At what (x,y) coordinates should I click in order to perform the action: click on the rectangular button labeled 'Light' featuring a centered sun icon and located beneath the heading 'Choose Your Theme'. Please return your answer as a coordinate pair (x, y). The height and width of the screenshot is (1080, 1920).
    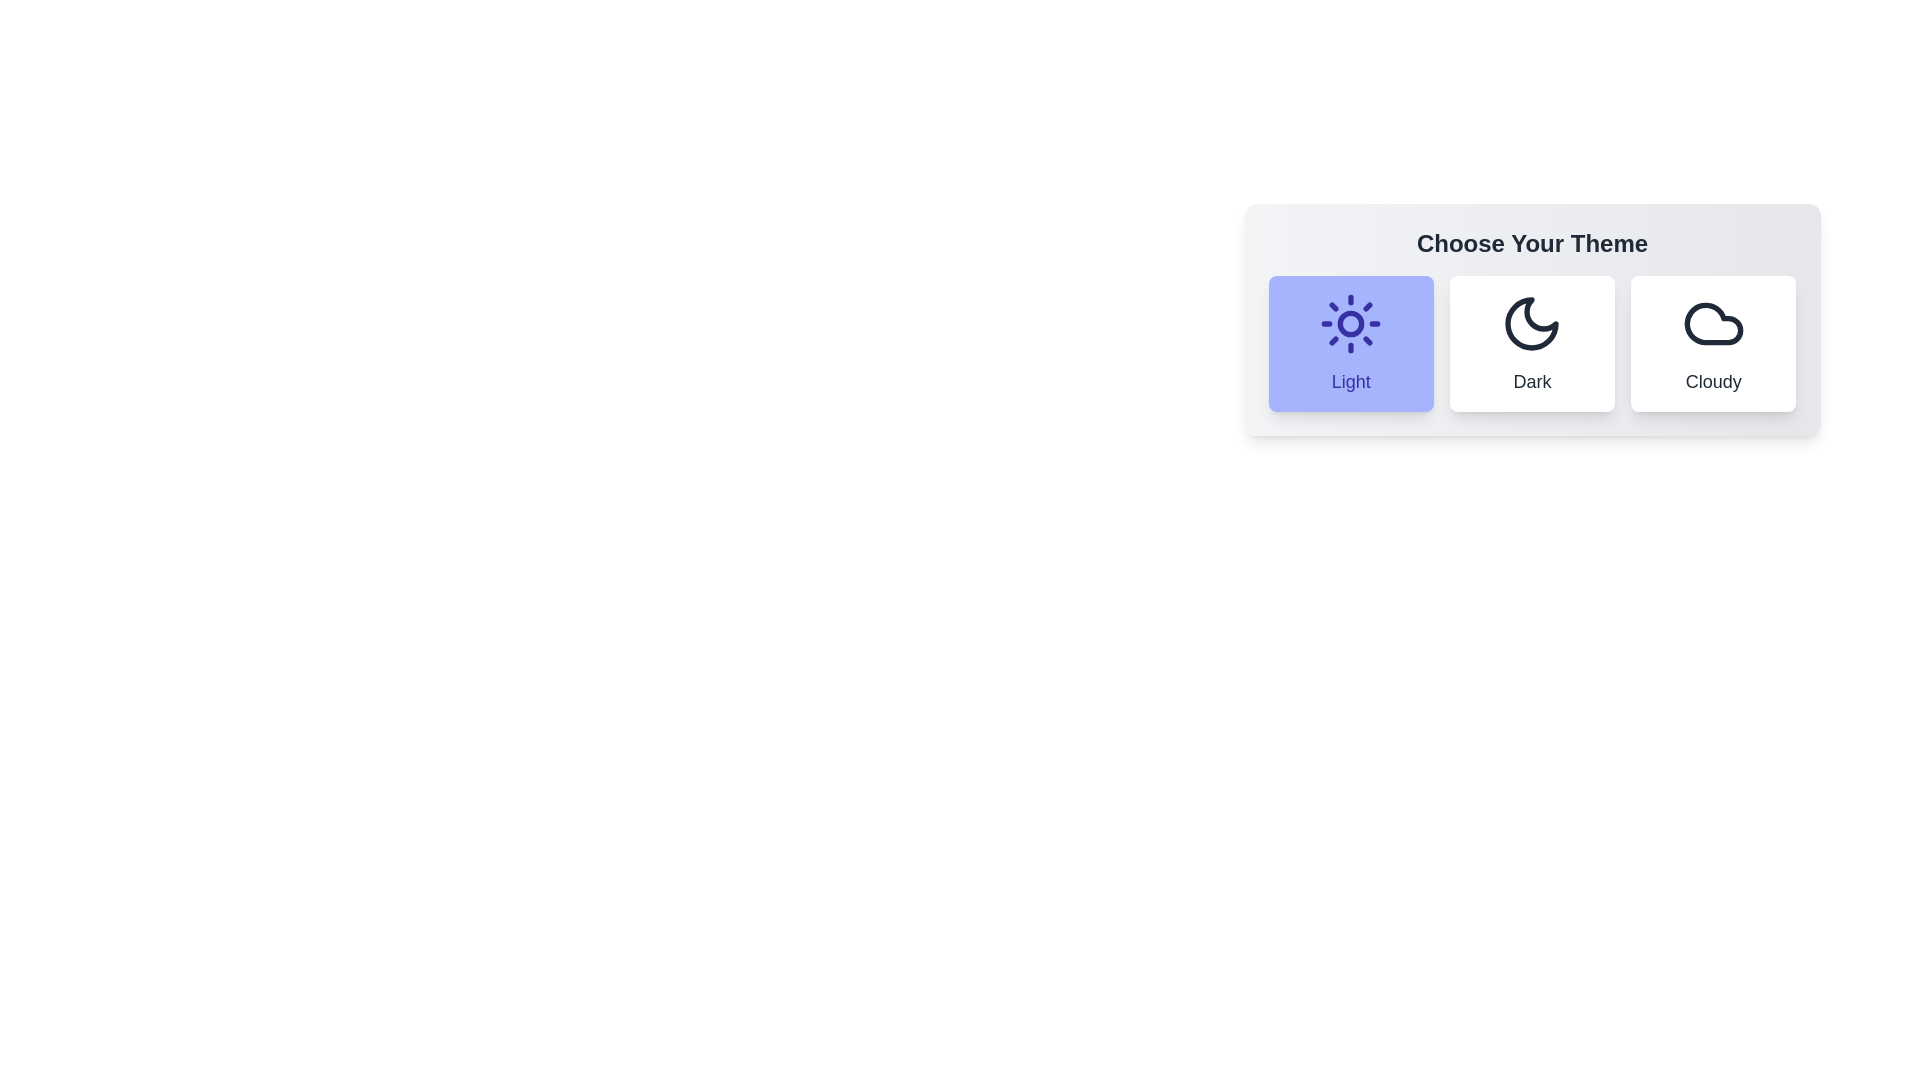
    Looking at the image, I should click on (1350, 342).